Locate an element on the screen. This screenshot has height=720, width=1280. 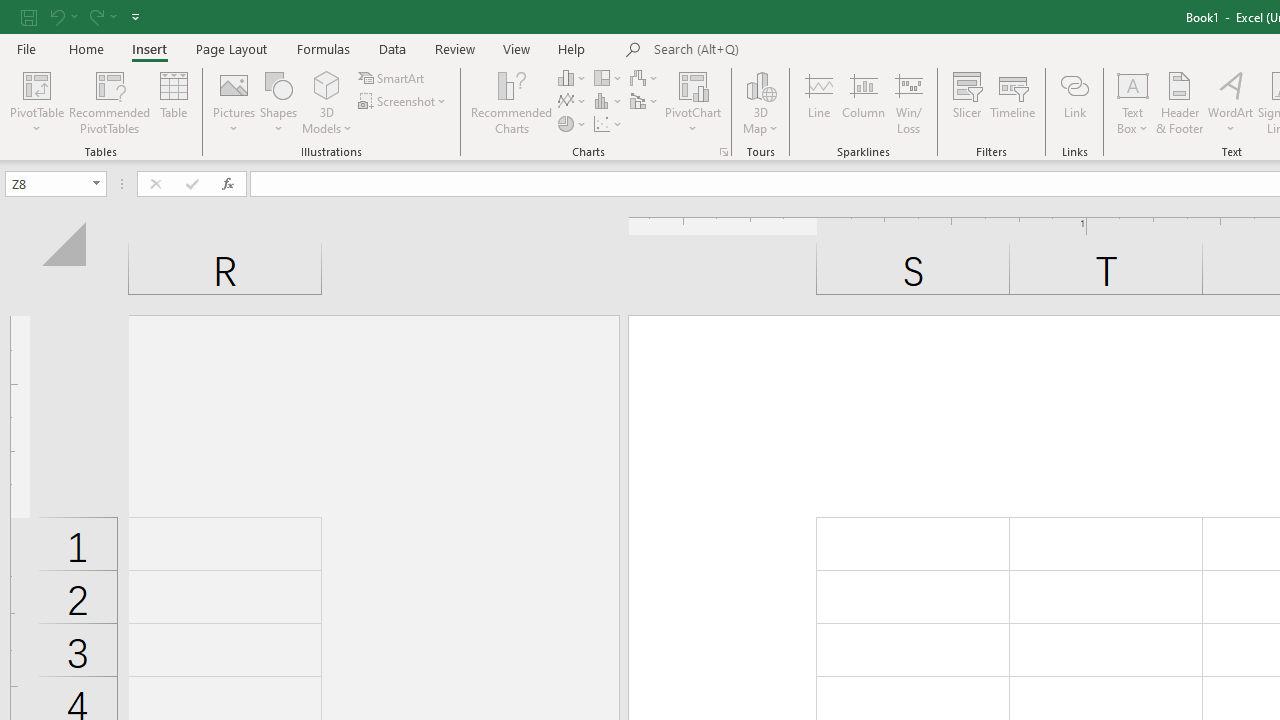
'SmartArt...' is located at coordinates (392, 77).